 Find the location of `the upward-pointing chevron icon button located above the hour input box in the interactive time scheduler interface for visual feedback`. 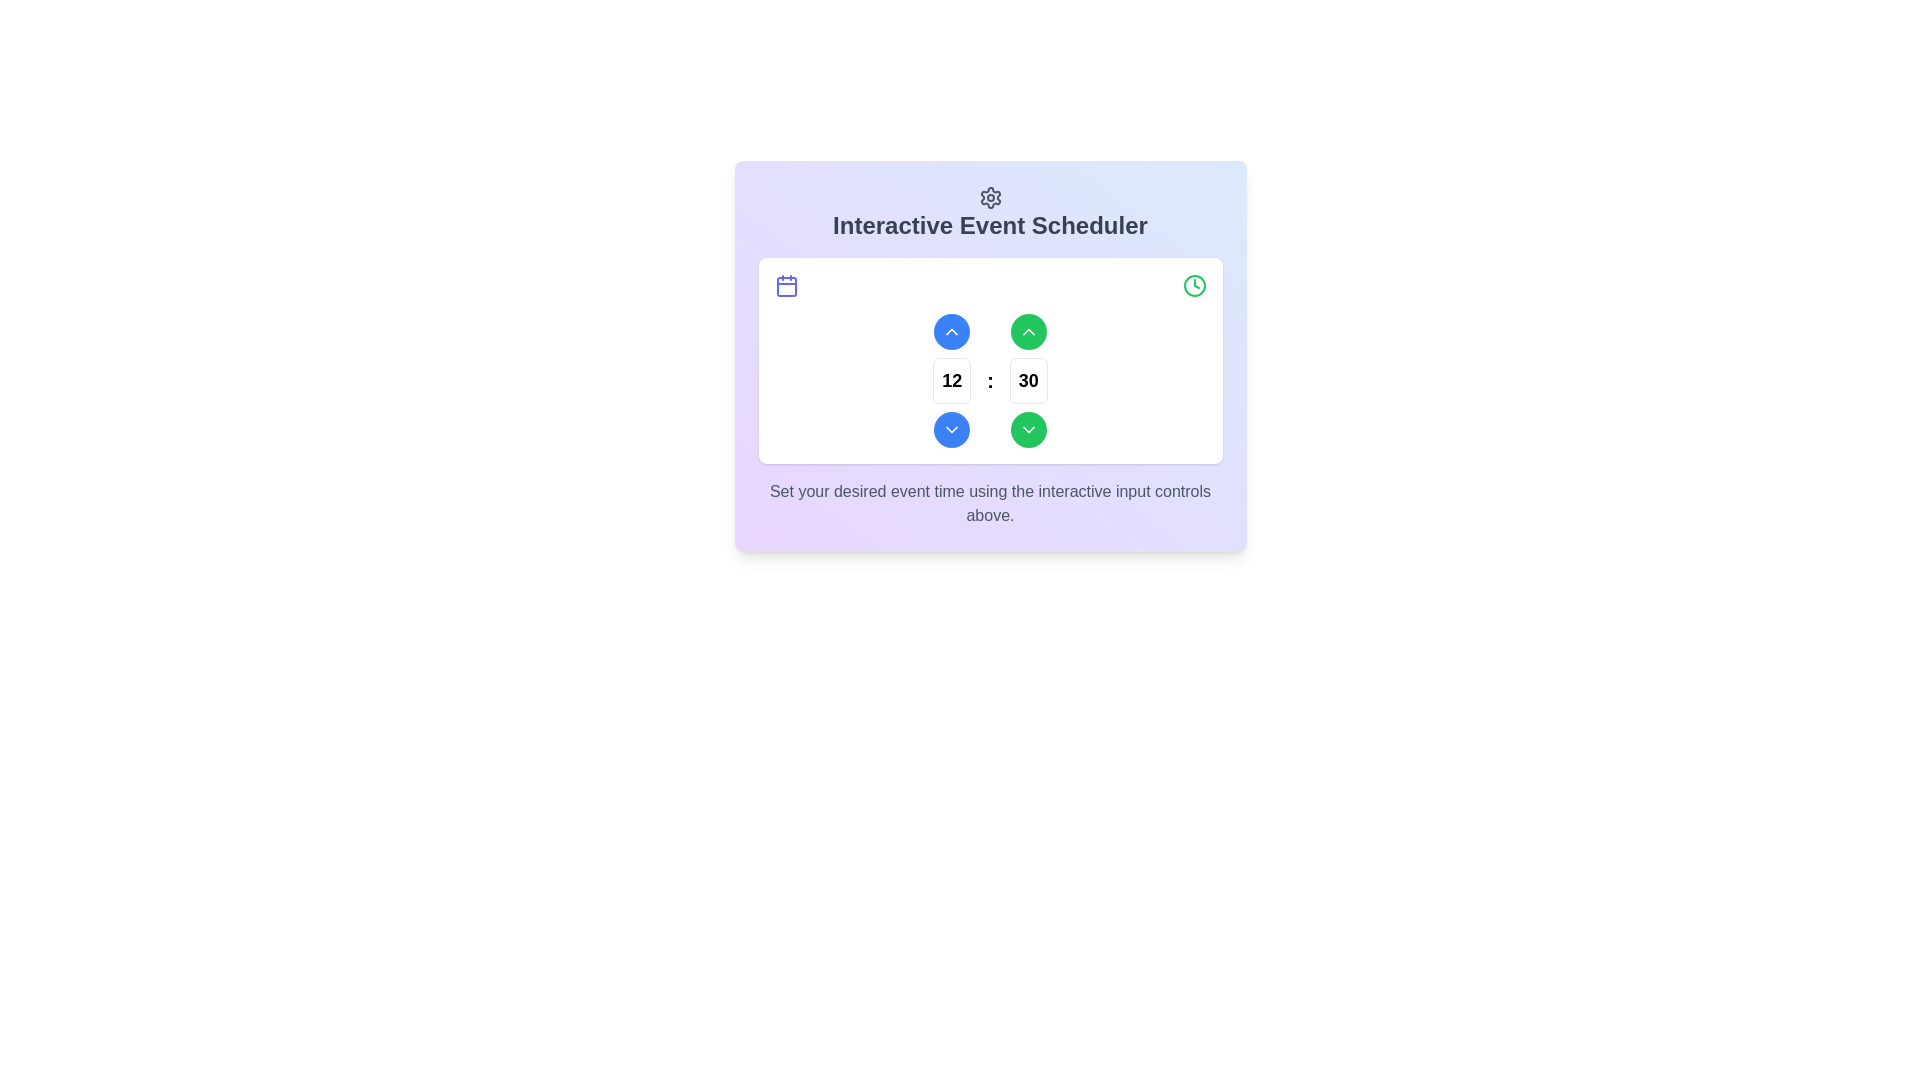

the upward-pointing chevron icon button located above the hour input box in the interactive time scheduler interface for visual feedback is located at coordinates (951, 330).